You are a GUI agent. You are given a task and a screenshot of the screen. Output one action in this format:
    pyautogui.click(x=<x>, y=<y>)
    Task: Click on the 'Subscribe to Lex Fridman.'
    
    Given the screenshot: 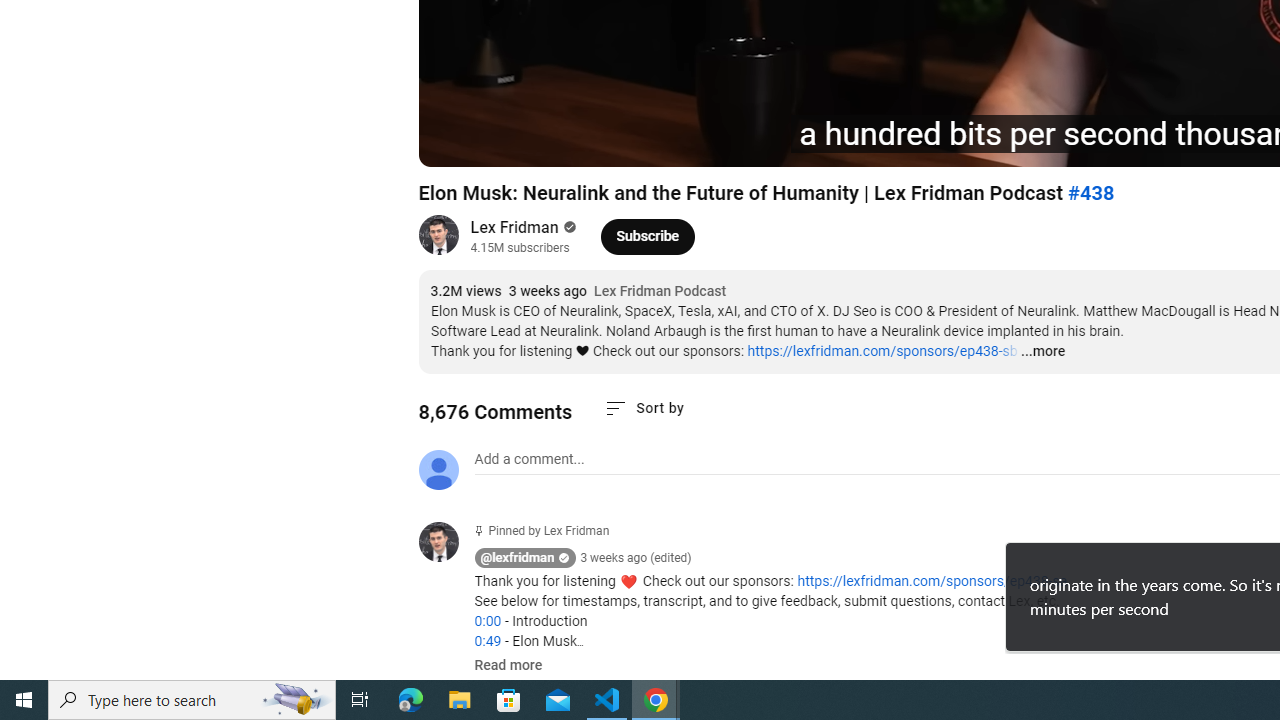 What is the action you would take?
    pyautogui.click(x=648, y=235)
    